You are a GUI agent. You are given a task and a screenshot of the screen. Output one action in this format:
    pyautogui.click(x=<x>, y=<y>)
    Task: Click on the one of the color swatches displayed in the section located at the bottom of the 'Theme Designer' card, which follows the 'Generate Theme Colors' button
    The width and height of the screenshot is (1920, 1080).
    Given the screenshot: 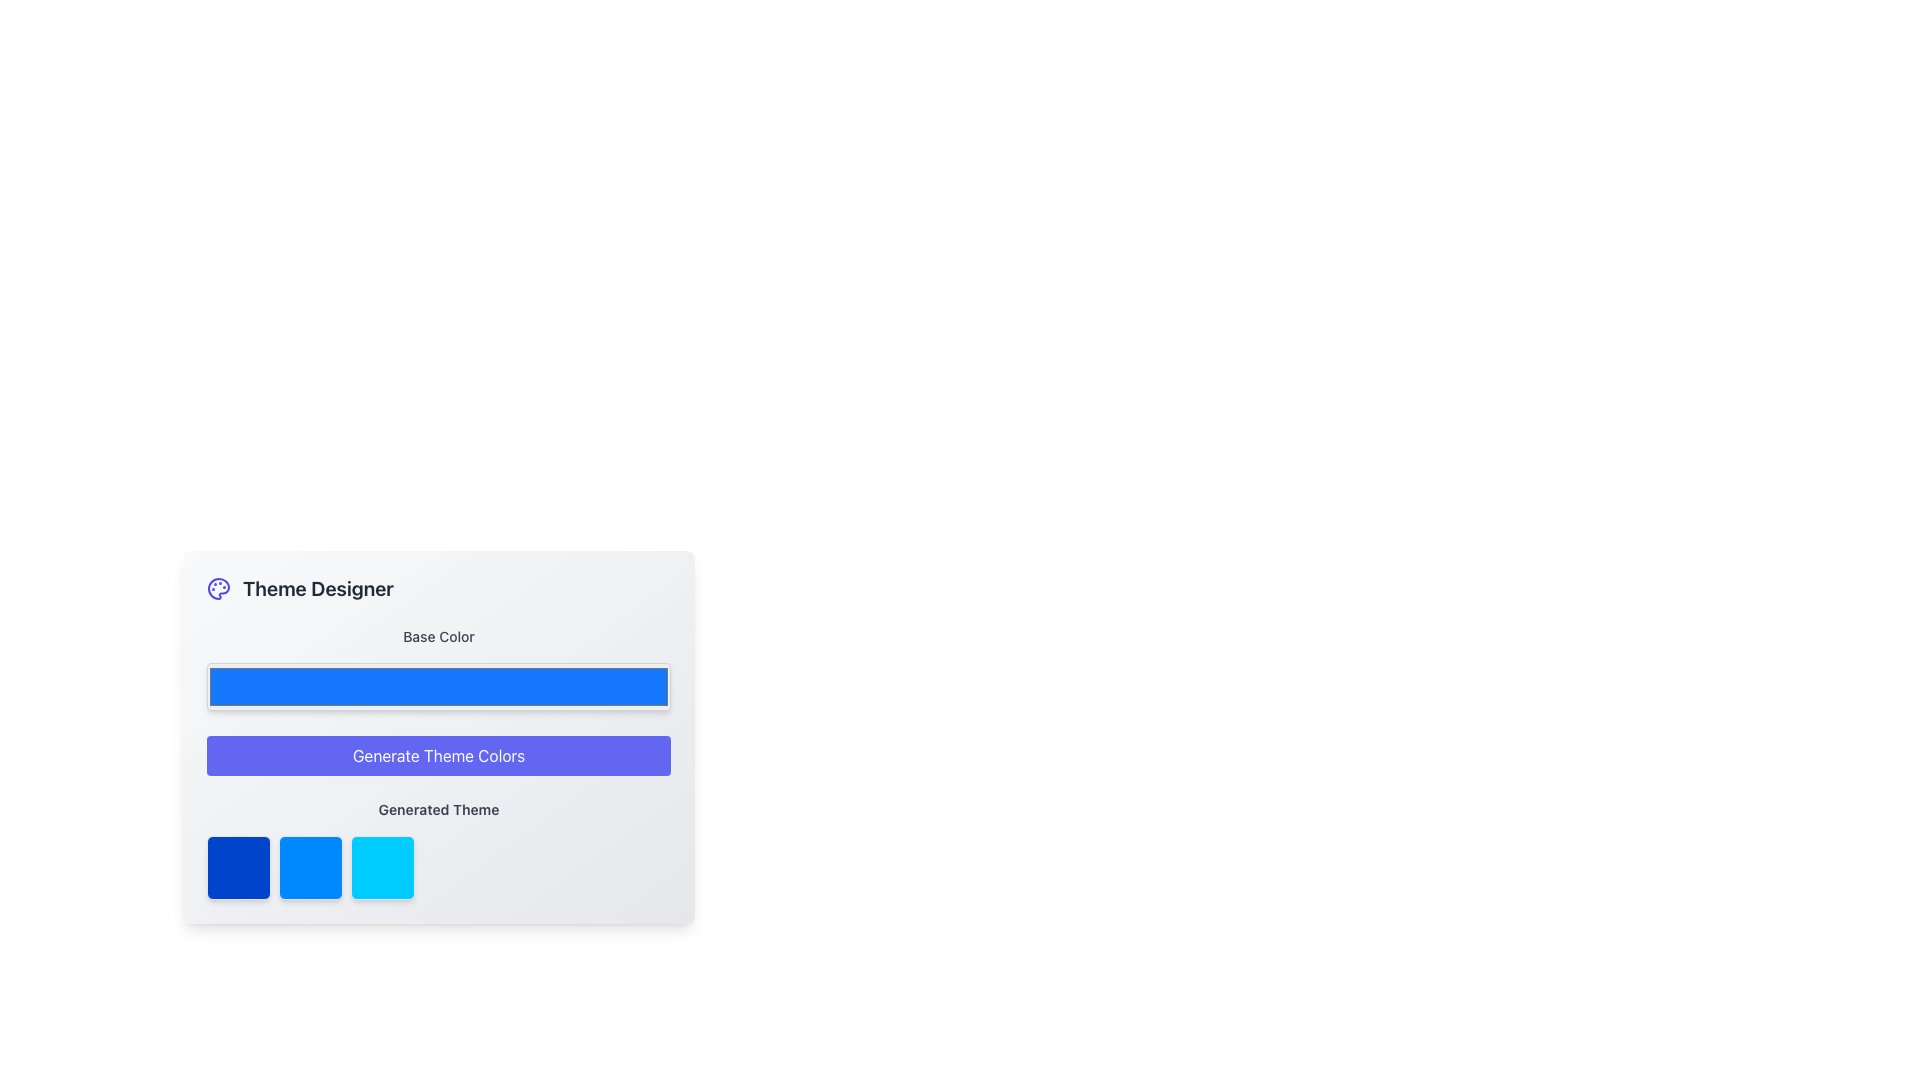 What is the action you would take?
    pyautogui.click(x=437, y=849)
    